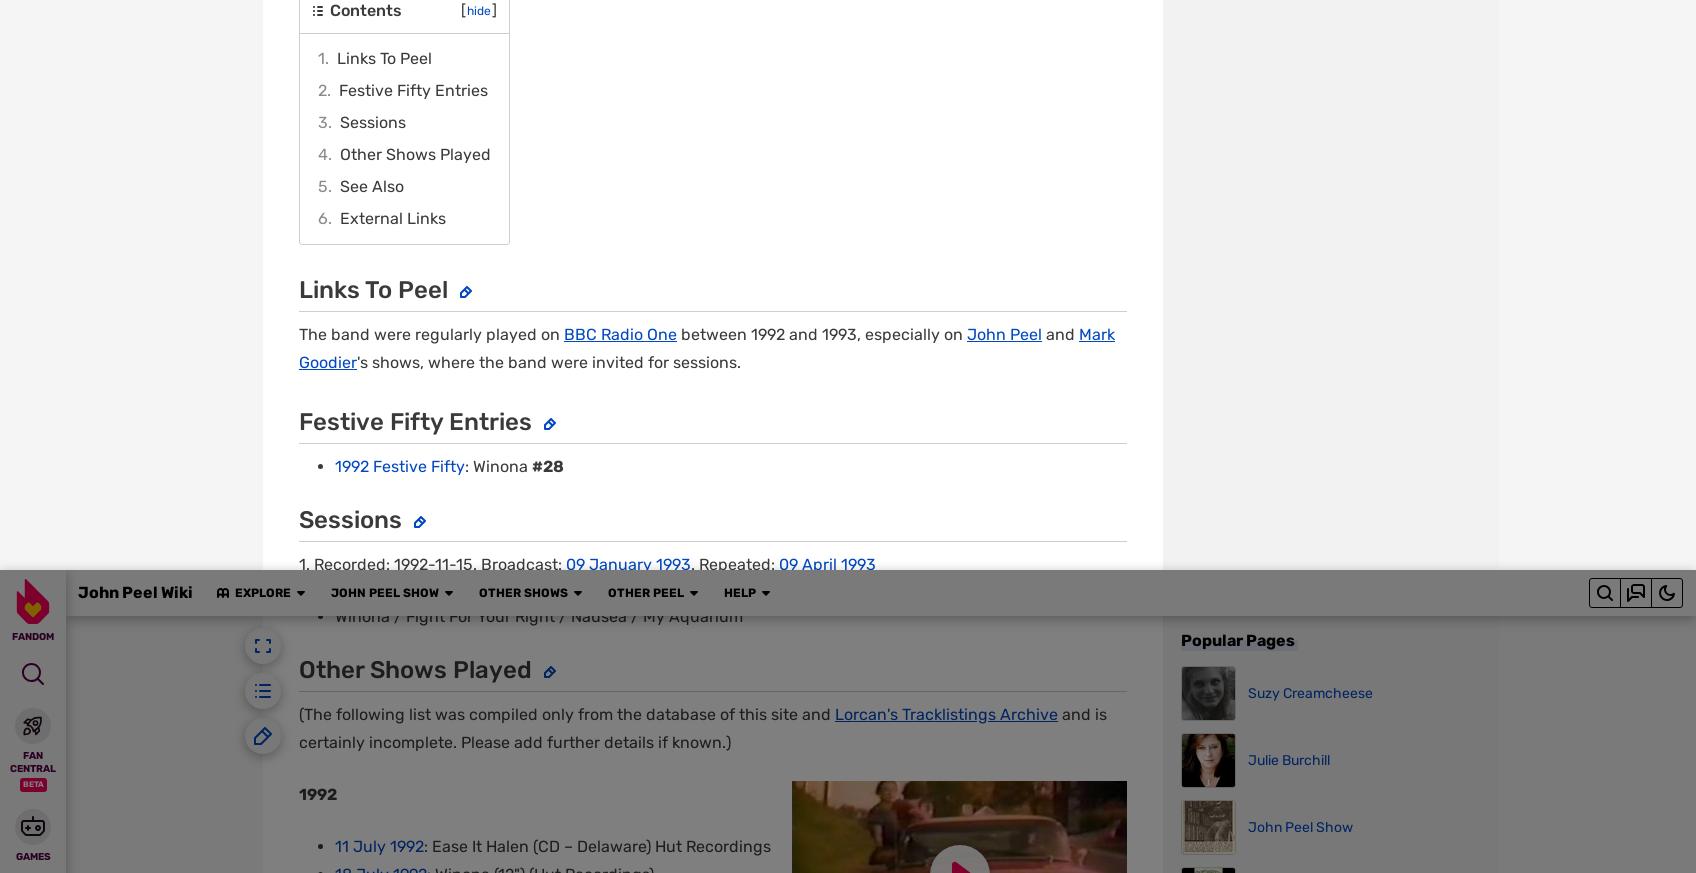  Describe the element at coordinates (346, 177) in the screenshot. I see `'Categories'` at that location.